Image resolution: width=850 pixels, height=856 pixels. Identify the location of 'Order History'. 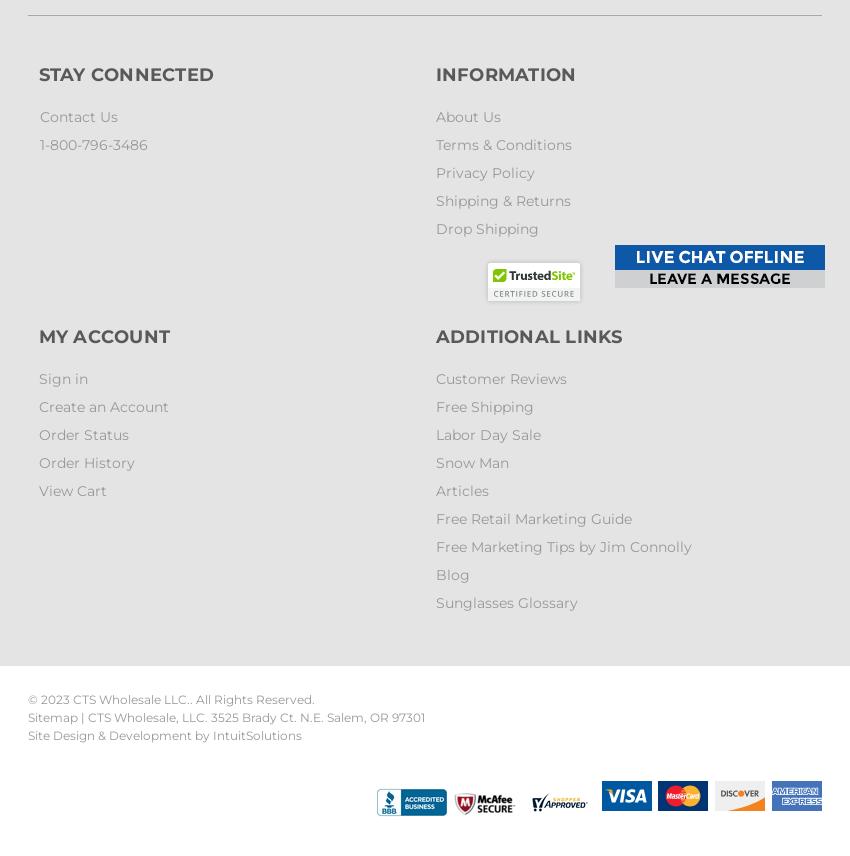
(85, 463).